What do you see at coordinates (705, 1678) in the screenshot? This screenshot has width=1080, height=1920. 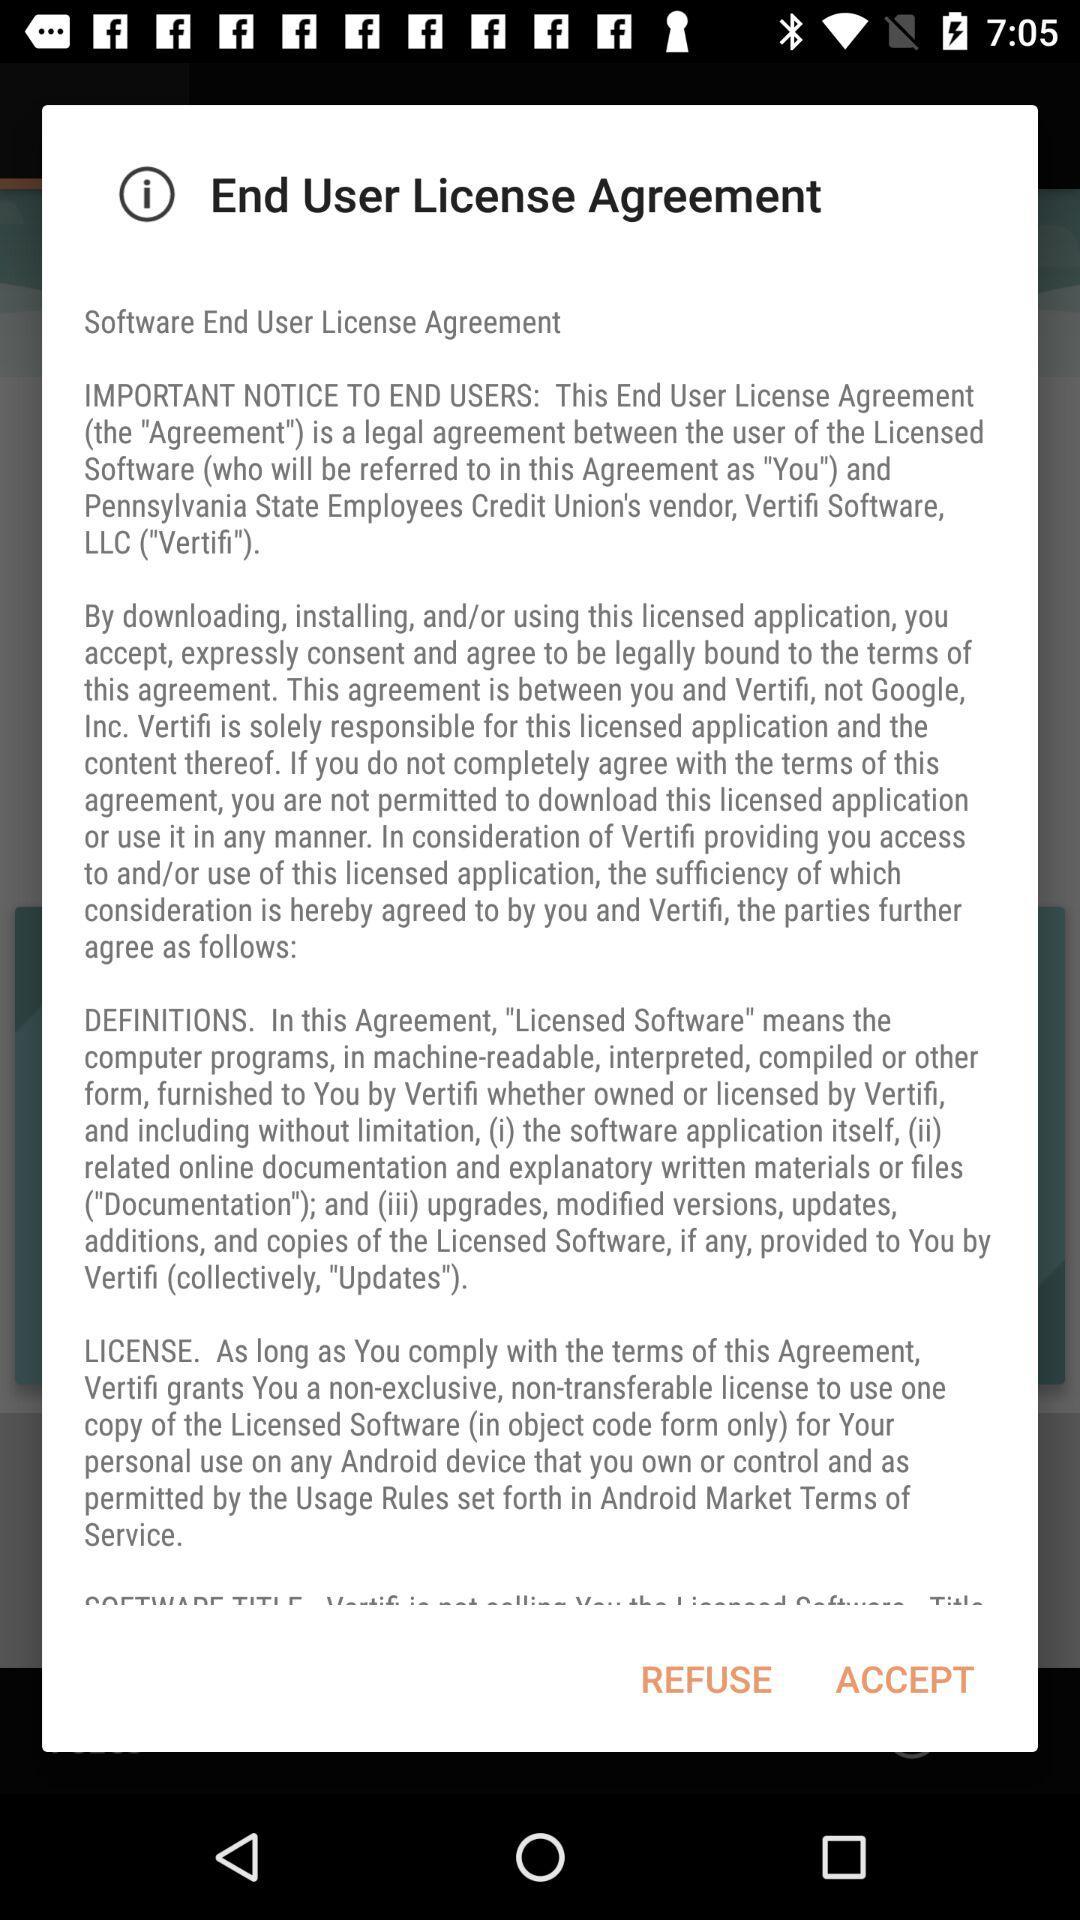 I see `the item next to the accept icon` at bounding box center [705, 1678].